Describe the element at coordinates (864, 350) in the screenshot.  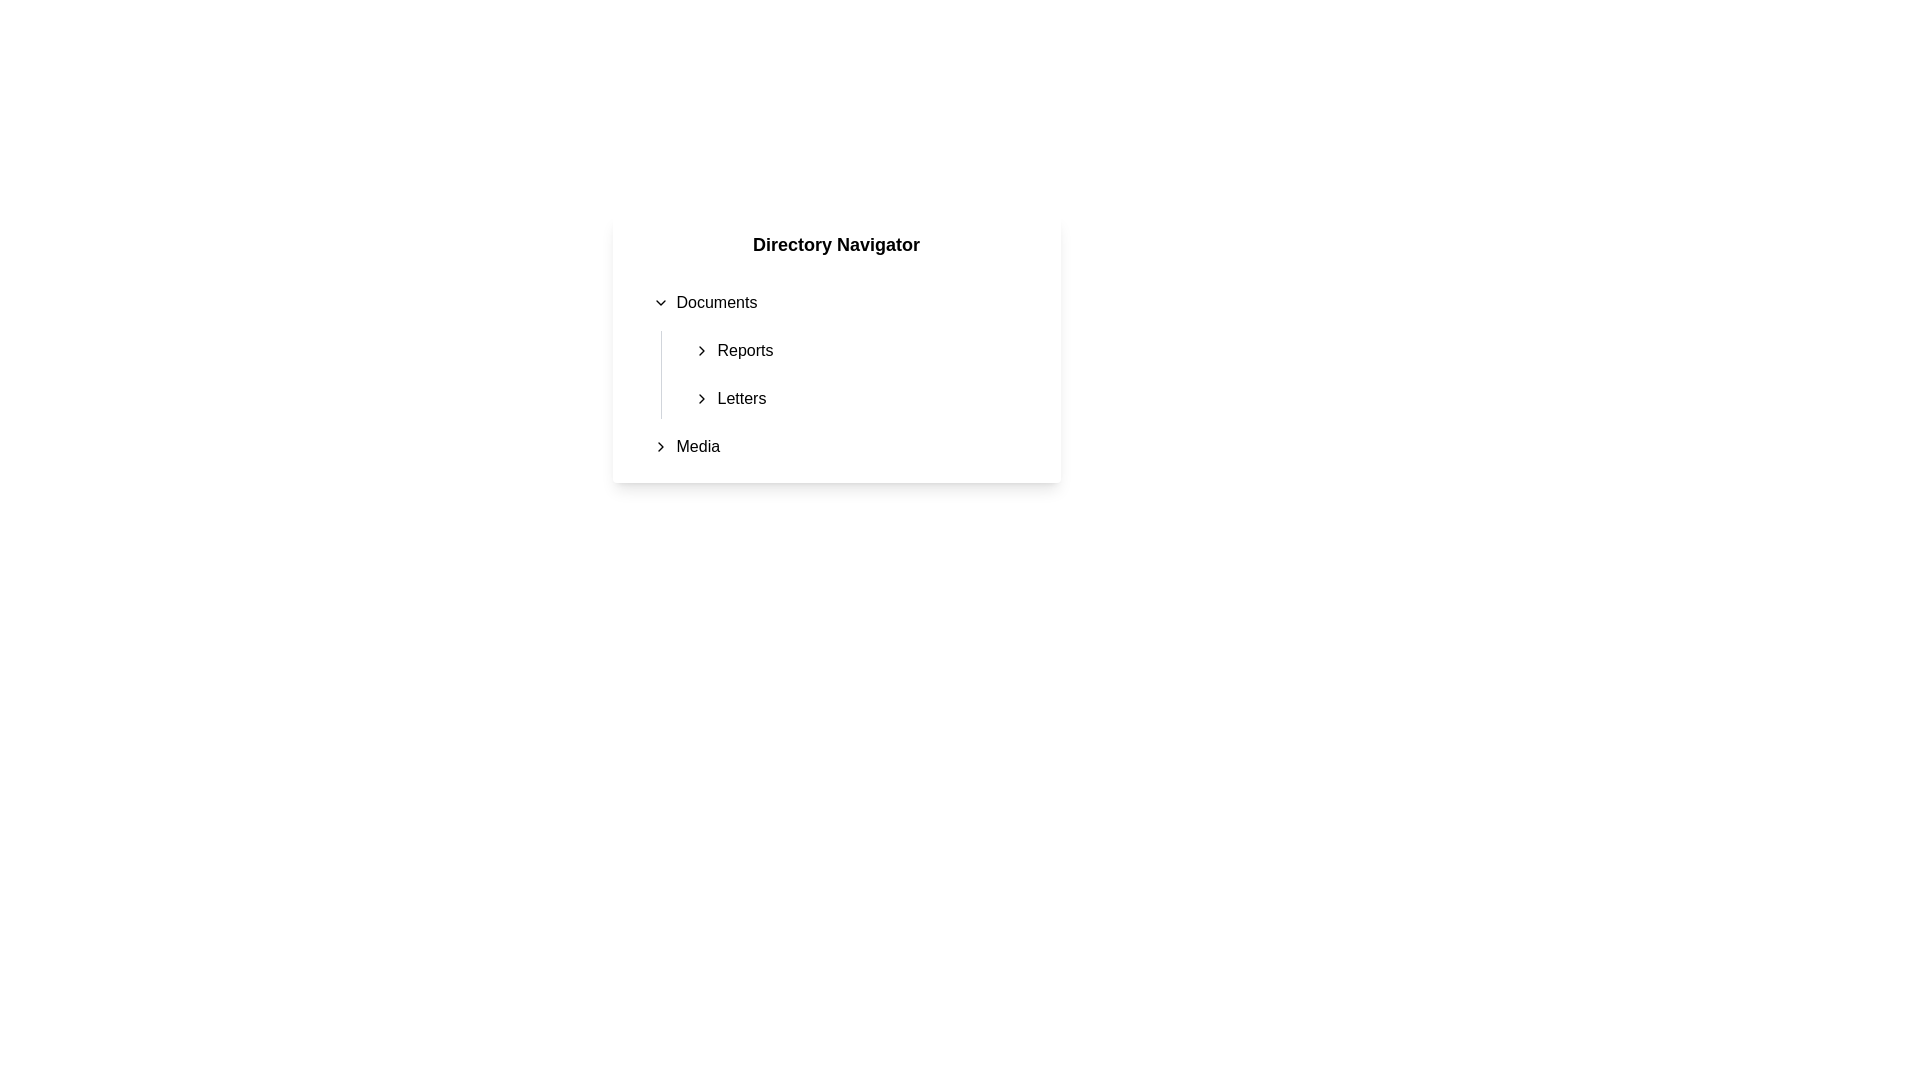
I see `the first navigation item under the 'Documents' section` at that location.